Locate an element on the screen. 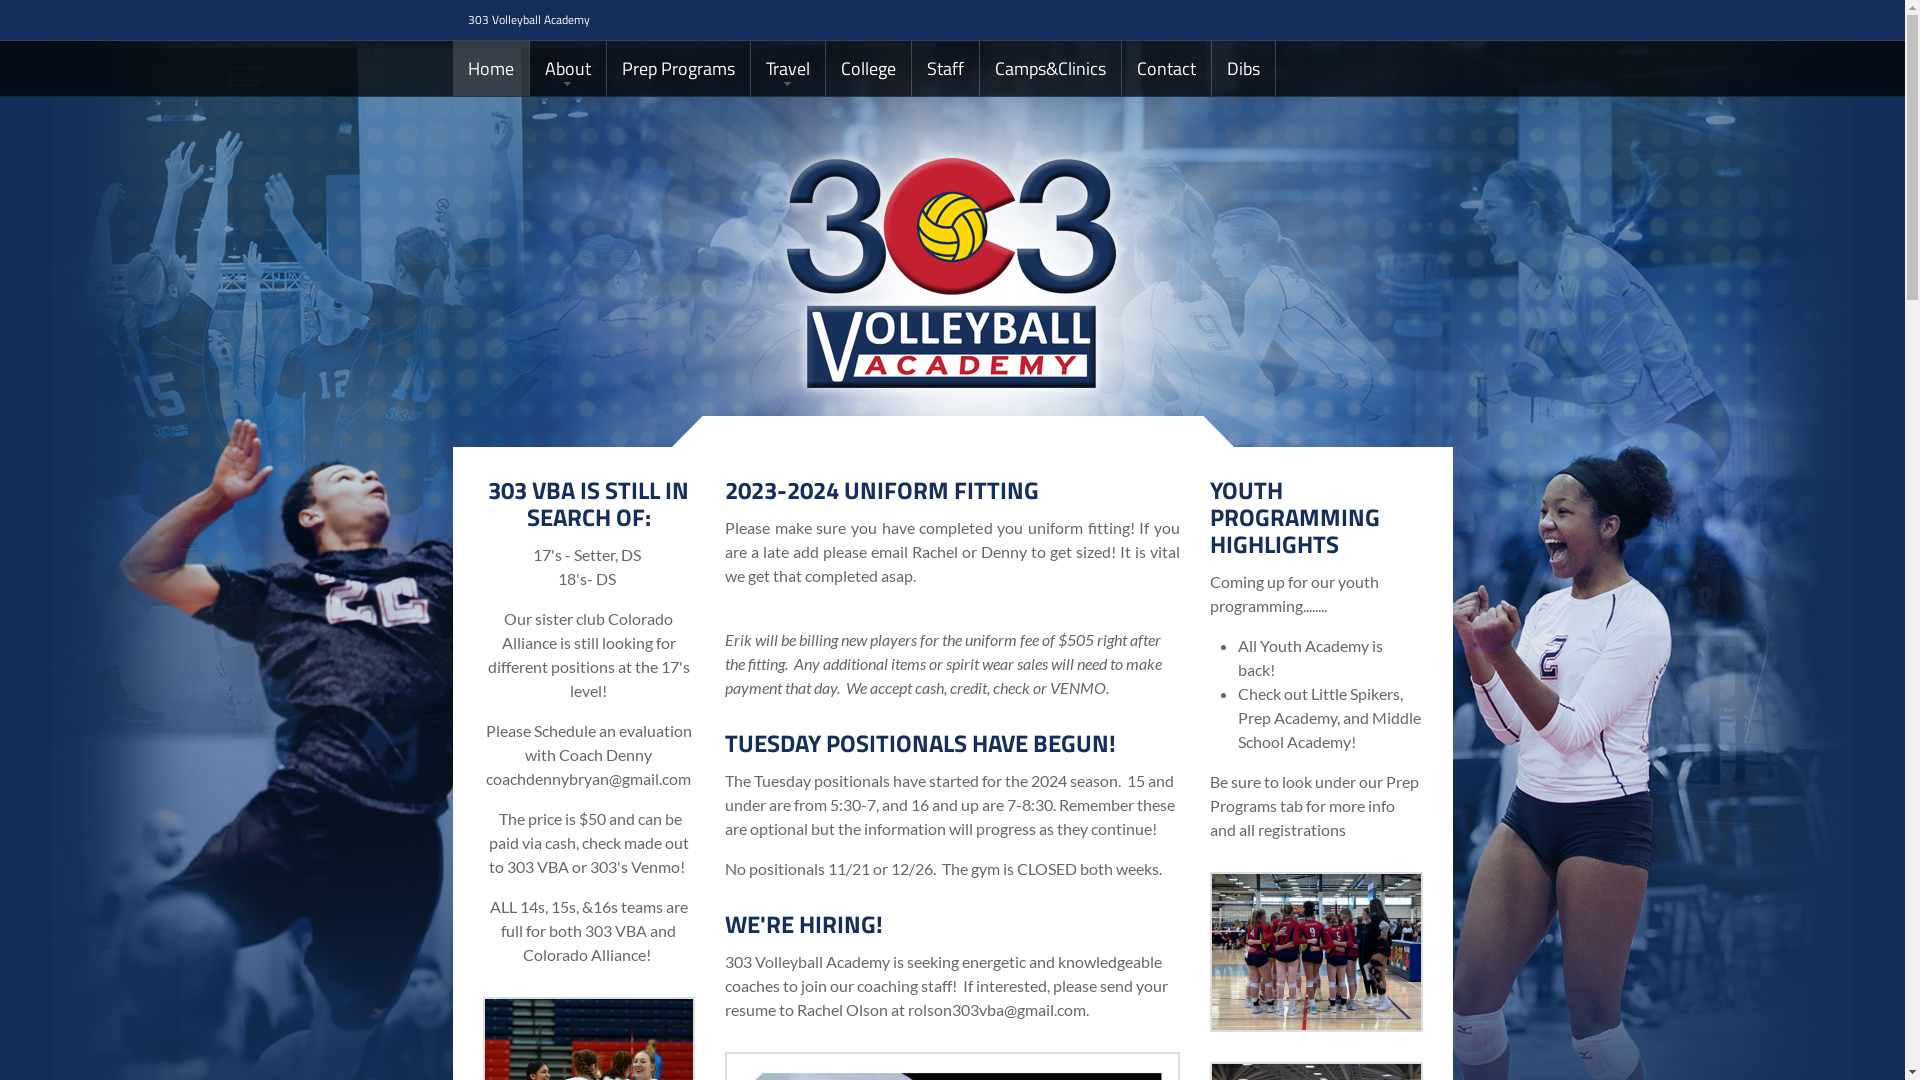 This screenshot has width=1920, height=1080. 'College' is located at coordinates (868, 67).